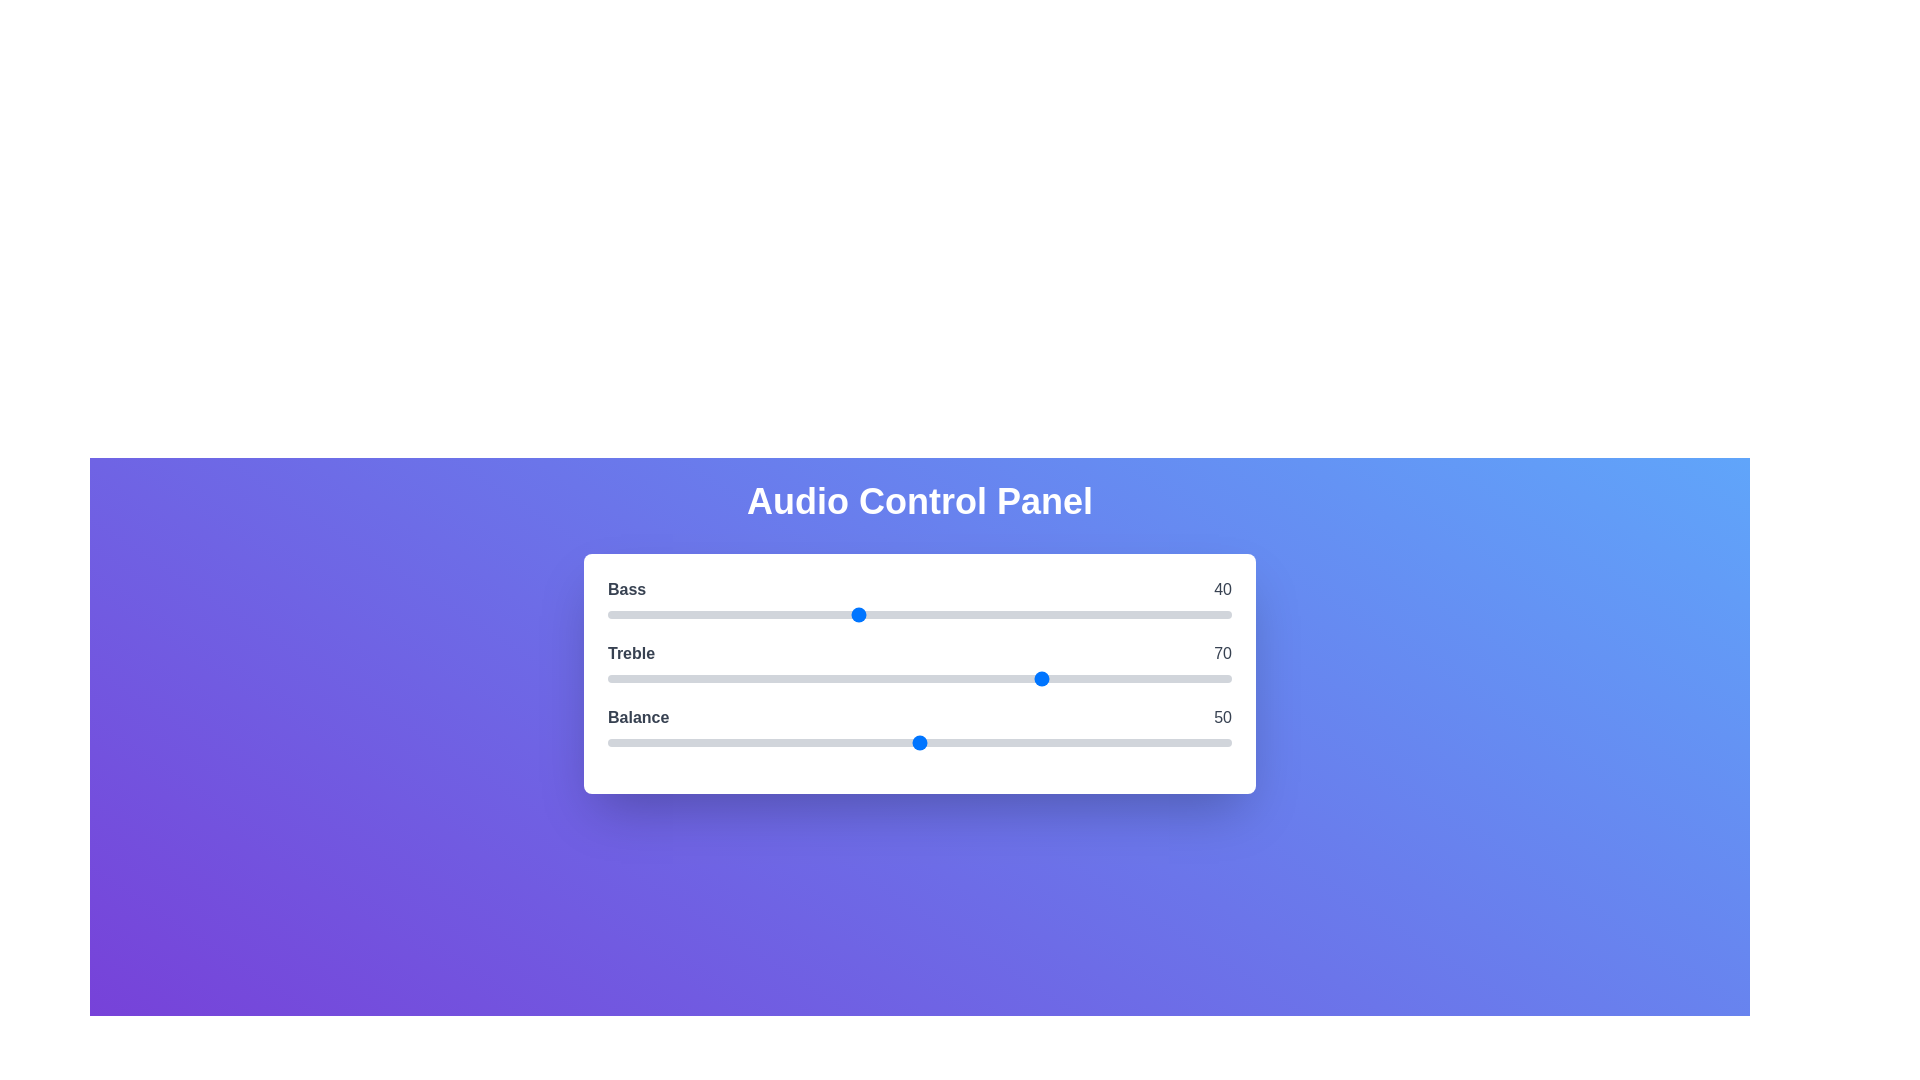 This screenshot has height=1080, width=1920. What do you see at coordinates (944, 613) in the screenshot?
I see `the 0 slider to 54` at bounding box center [944, 613].